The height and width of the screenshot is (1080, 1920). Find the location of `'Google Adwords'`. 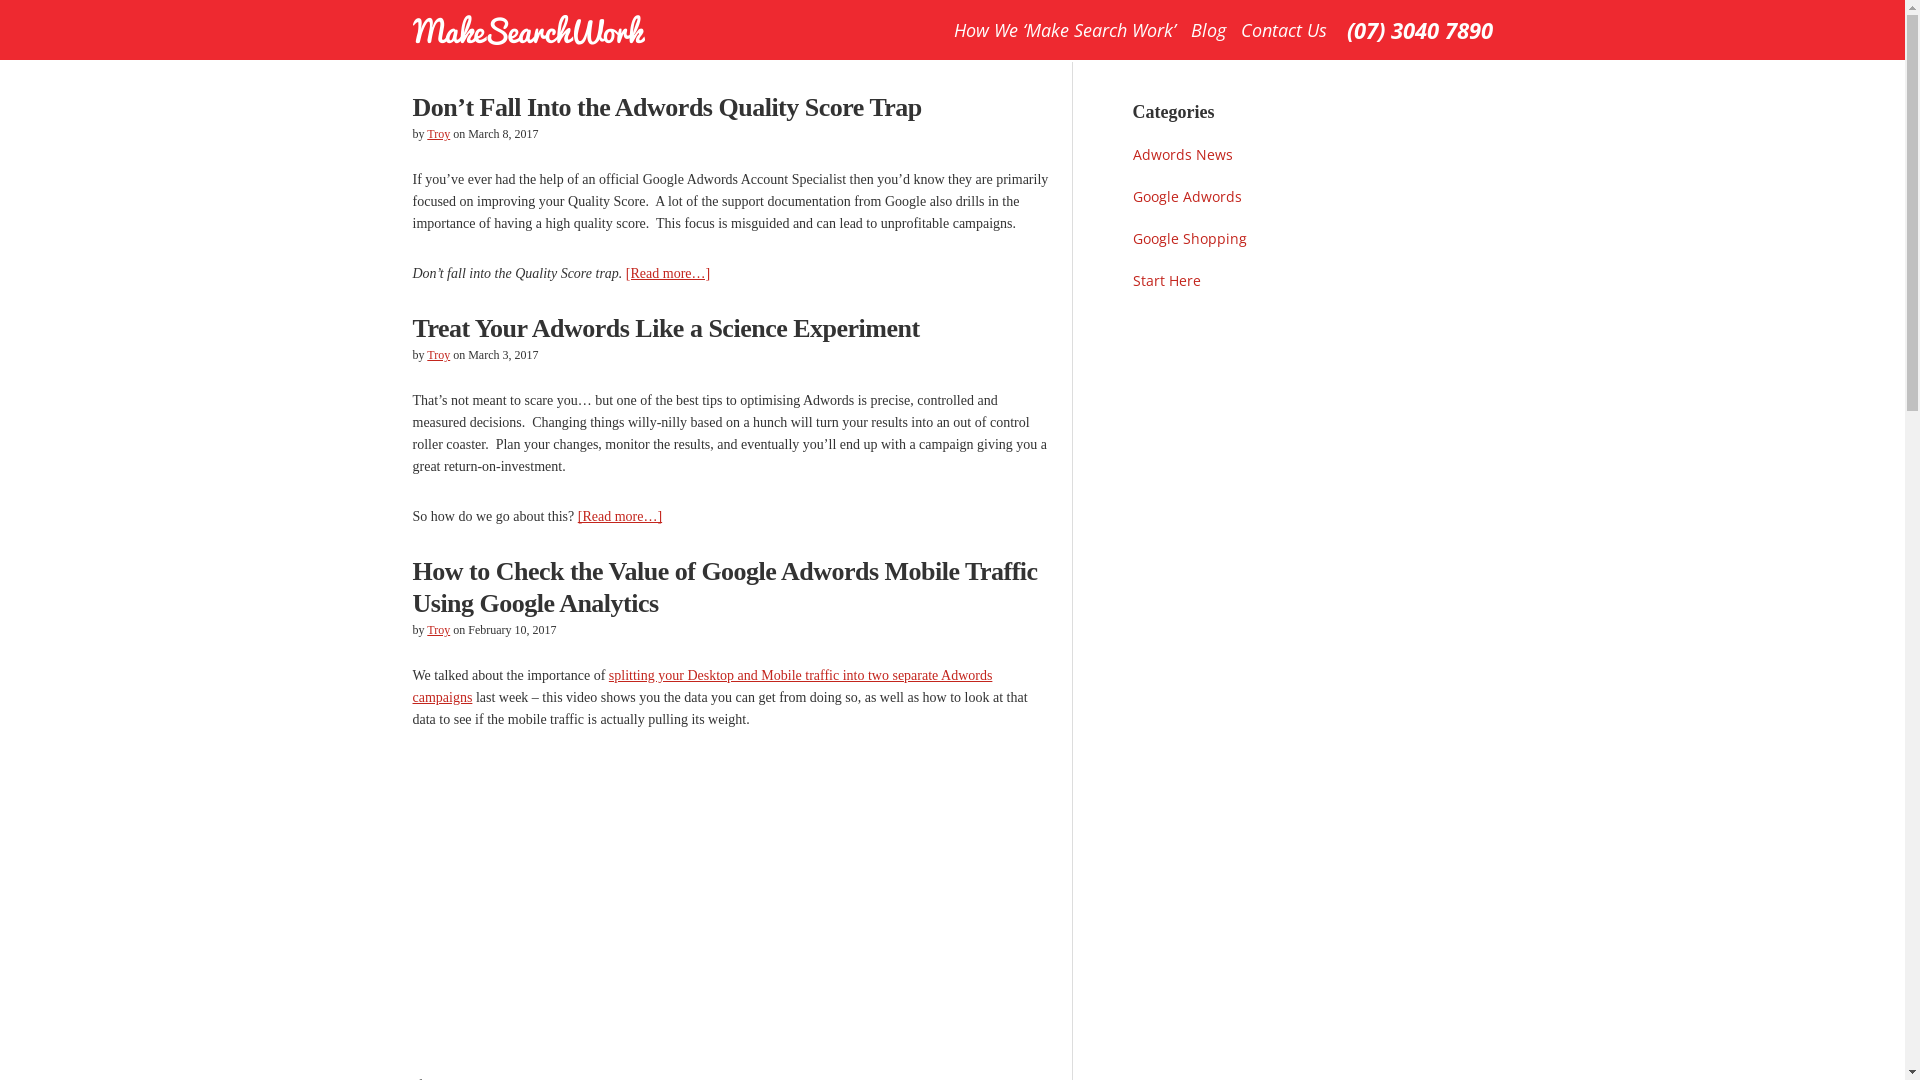

'Google Adwords' is located at coordinates (1186, 196).